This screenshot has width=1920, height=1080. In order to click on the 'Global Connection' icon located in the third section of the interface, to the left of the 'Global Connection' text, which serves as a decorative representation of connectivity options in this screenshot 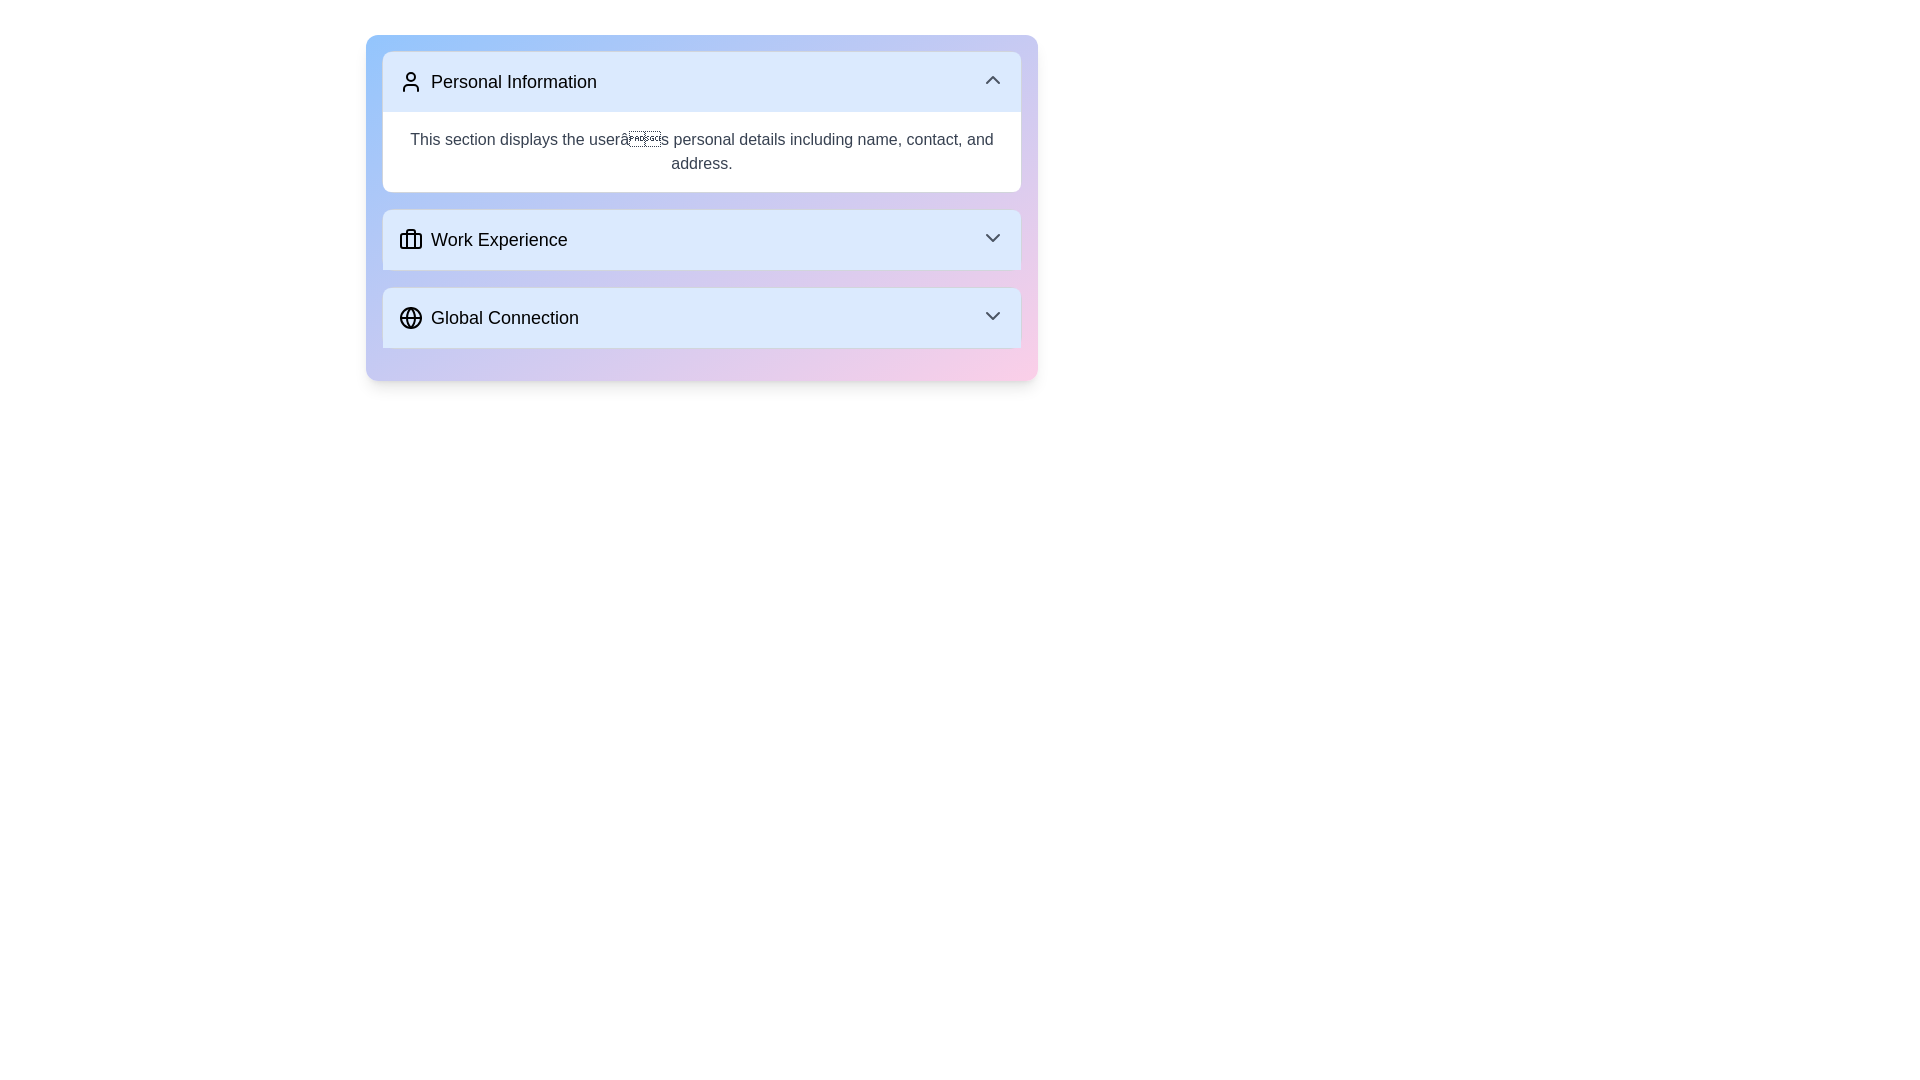, I will do `click(410, 316)`.